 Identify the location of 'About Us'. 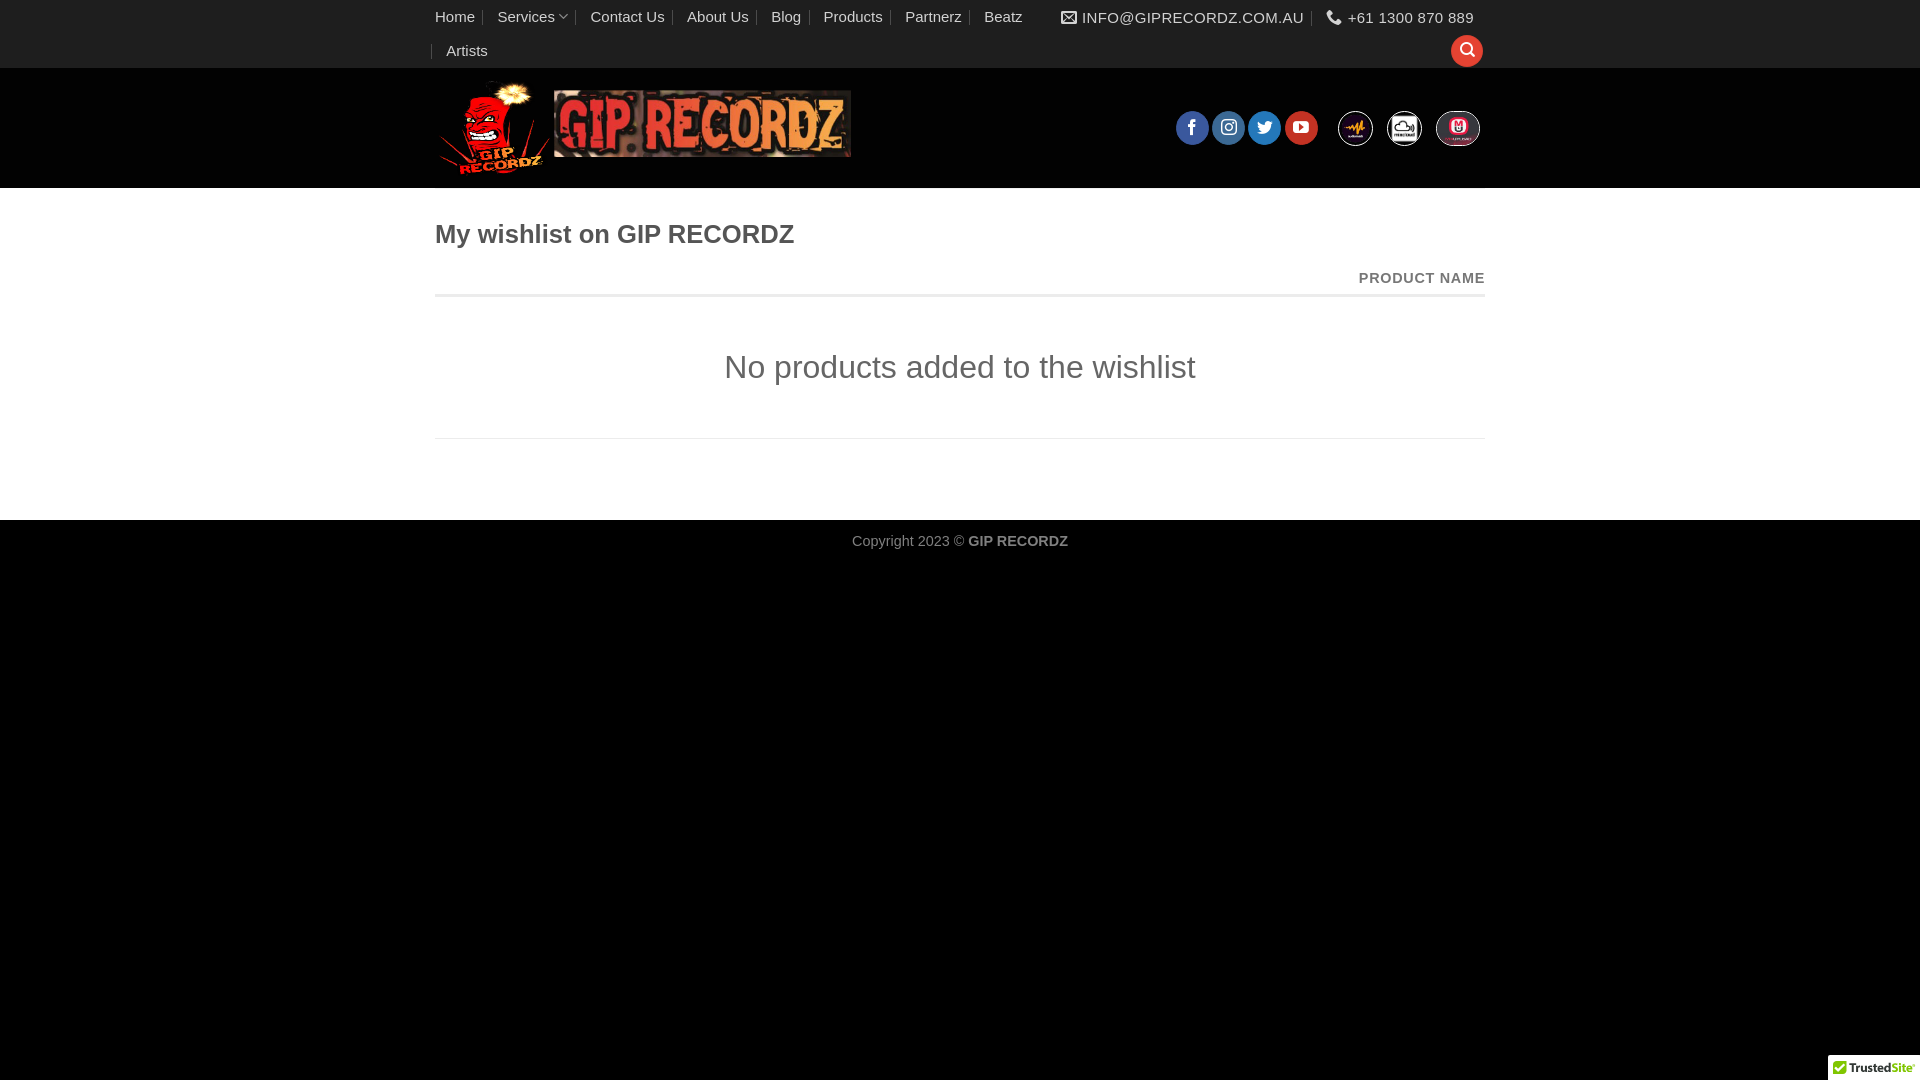
(718, 16).